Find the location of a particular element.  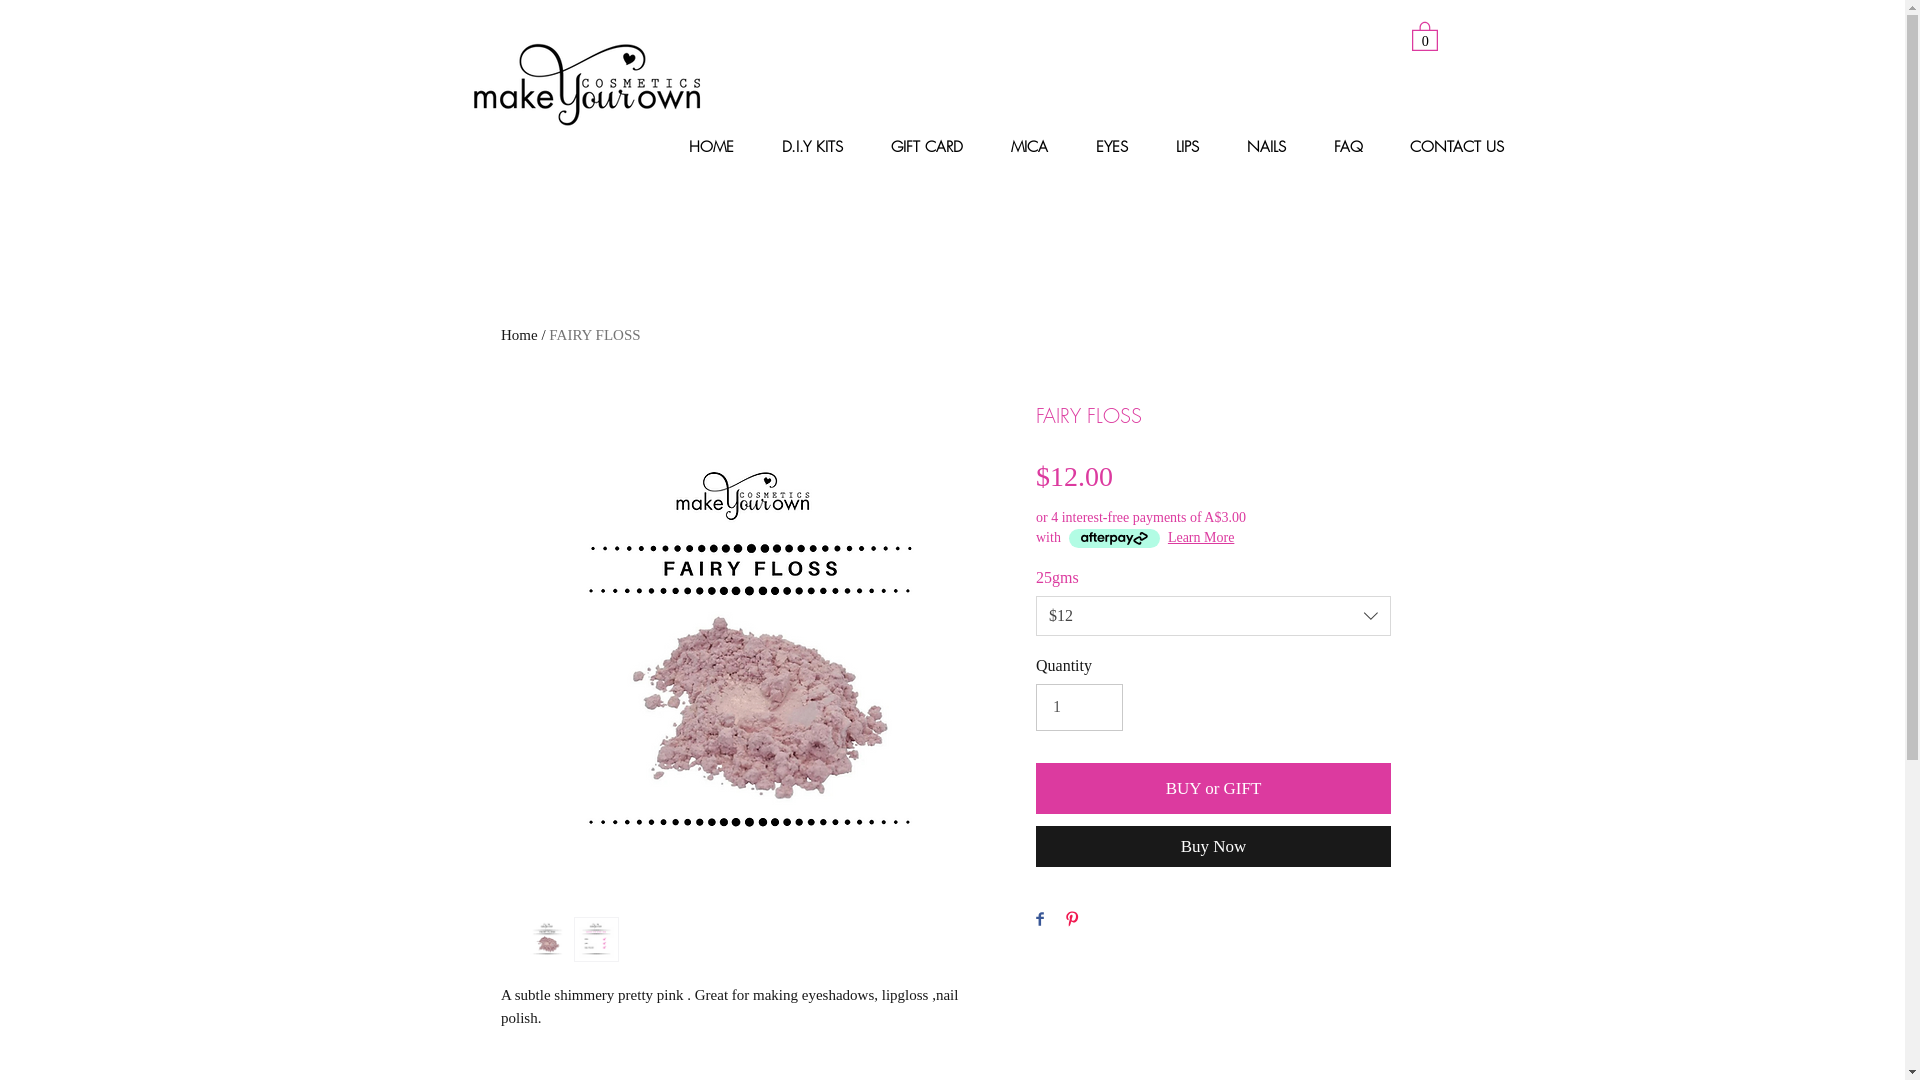

'Learn More' is located at coordinates (1200, 536).